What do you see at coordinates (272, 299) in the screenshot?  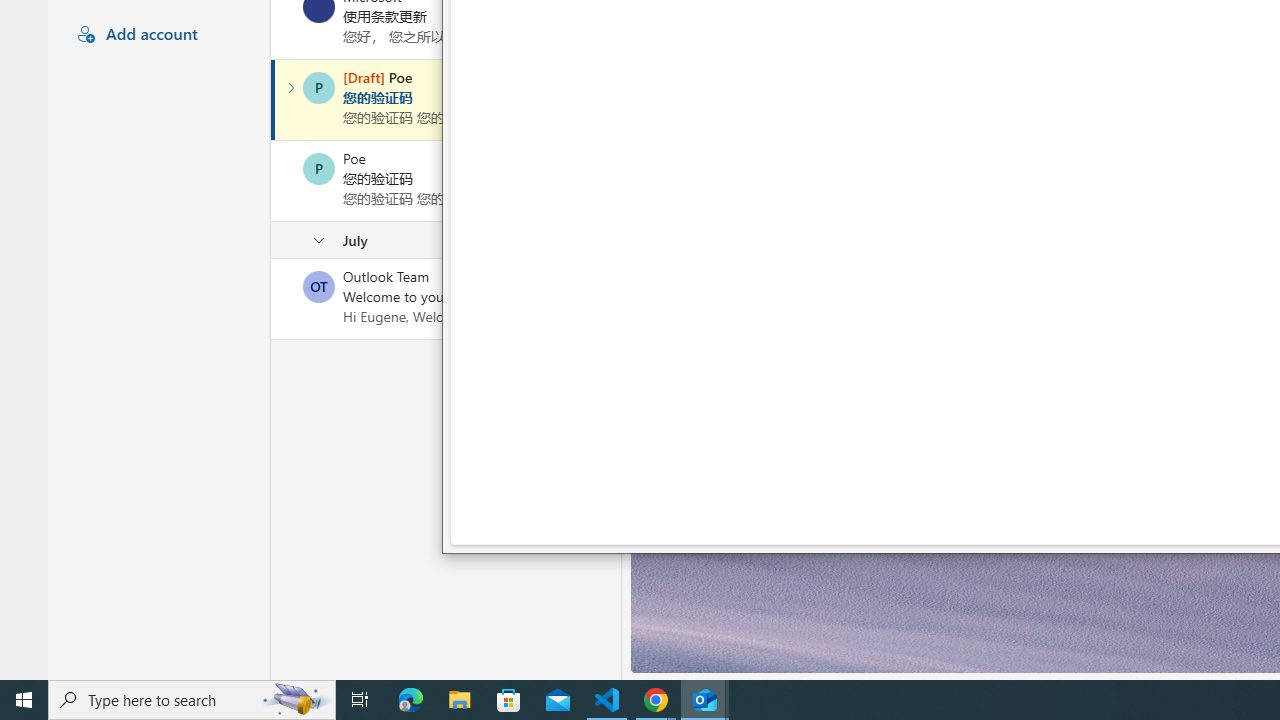 I see `'Mark as unread'` at bounding box center [272, 299].